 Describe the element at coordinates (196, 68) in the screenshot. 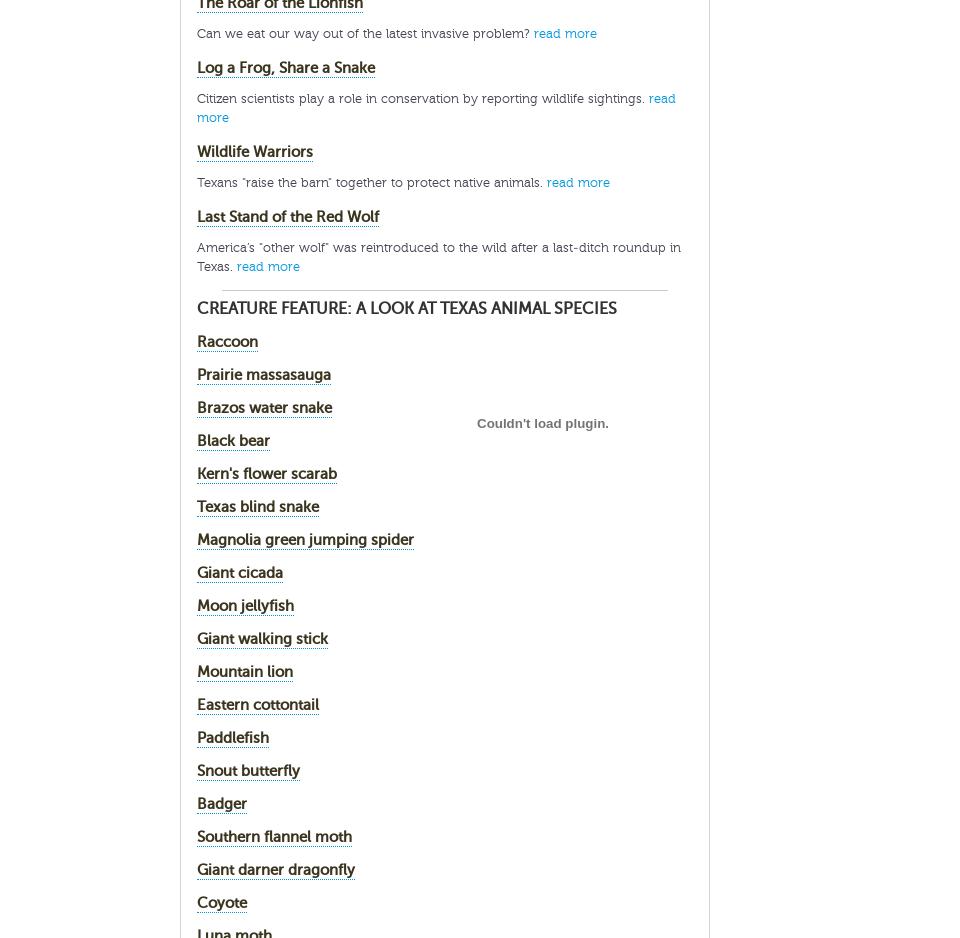

I see `'Log a Frog, Share a Snake'` at that location.